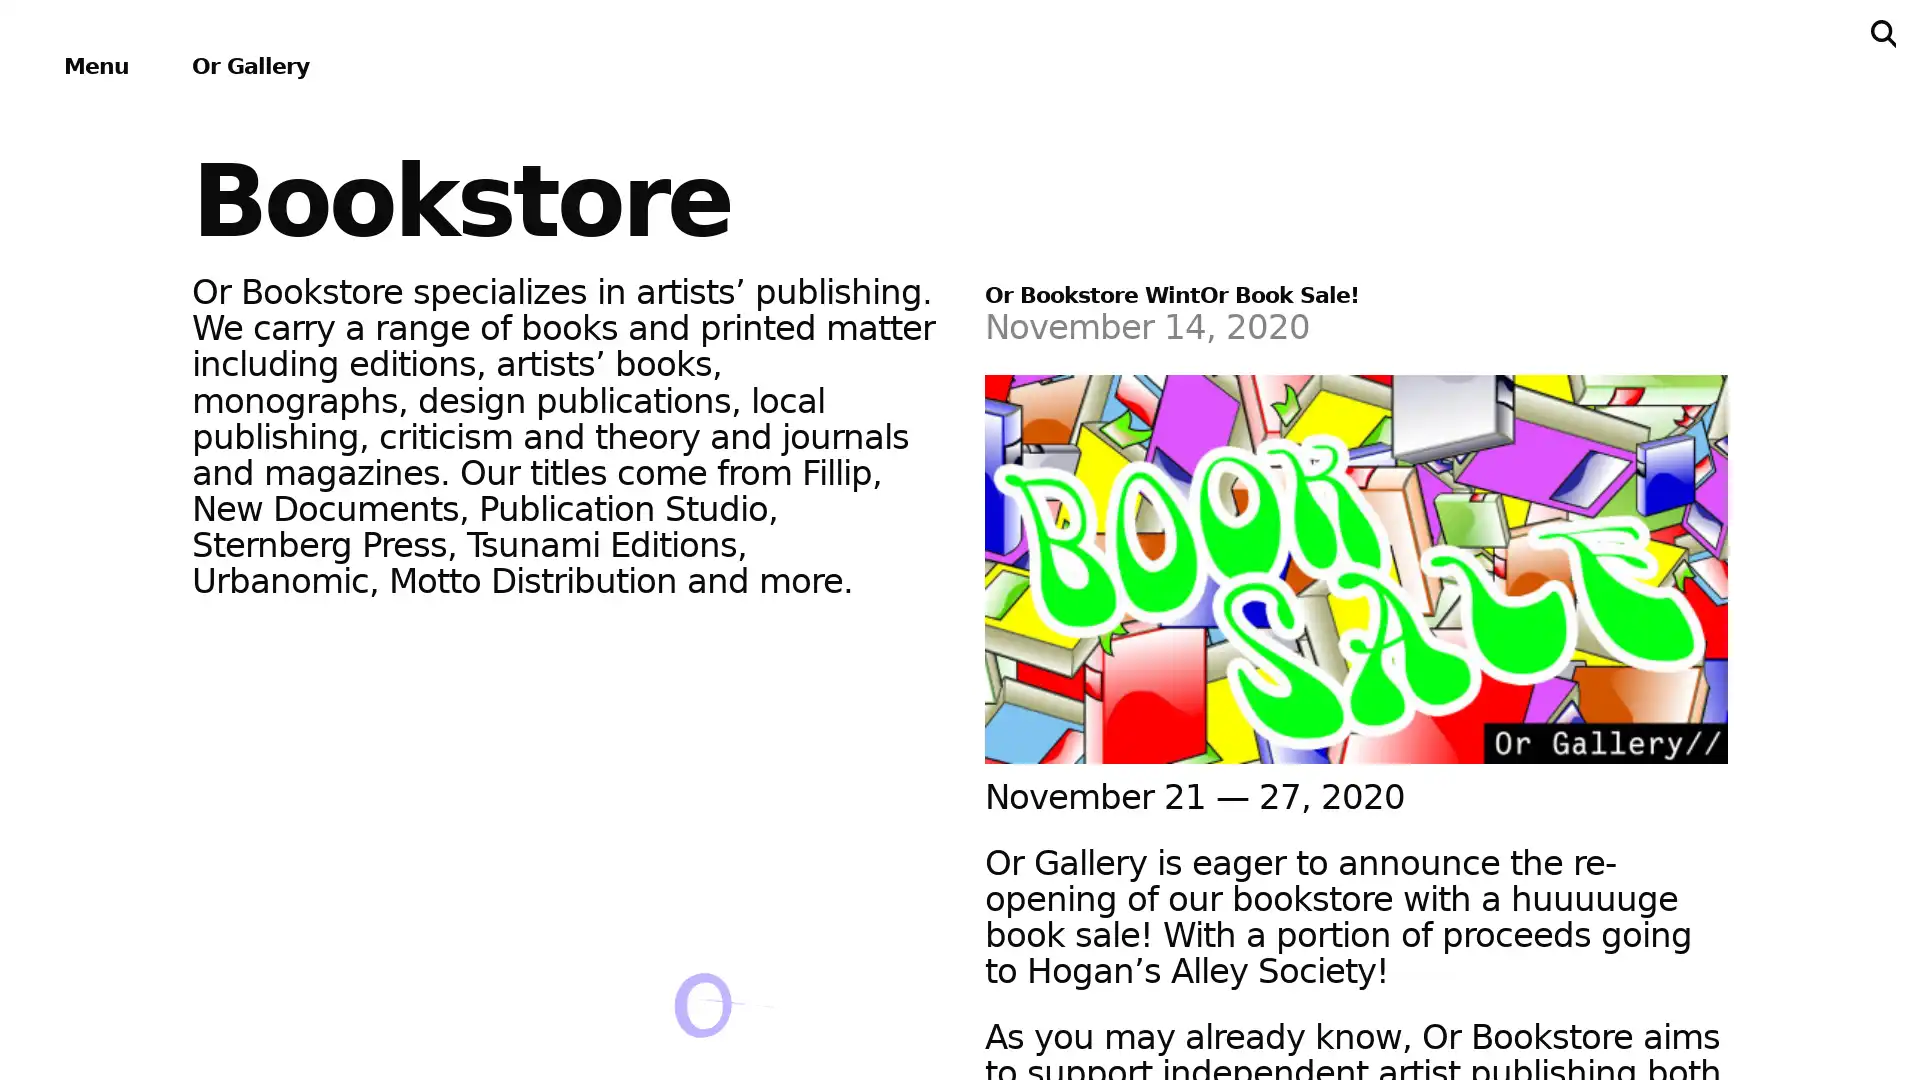  Describe the element at coordinates (1164, 416) in the screenshot. I see `Subscribe` at that location.